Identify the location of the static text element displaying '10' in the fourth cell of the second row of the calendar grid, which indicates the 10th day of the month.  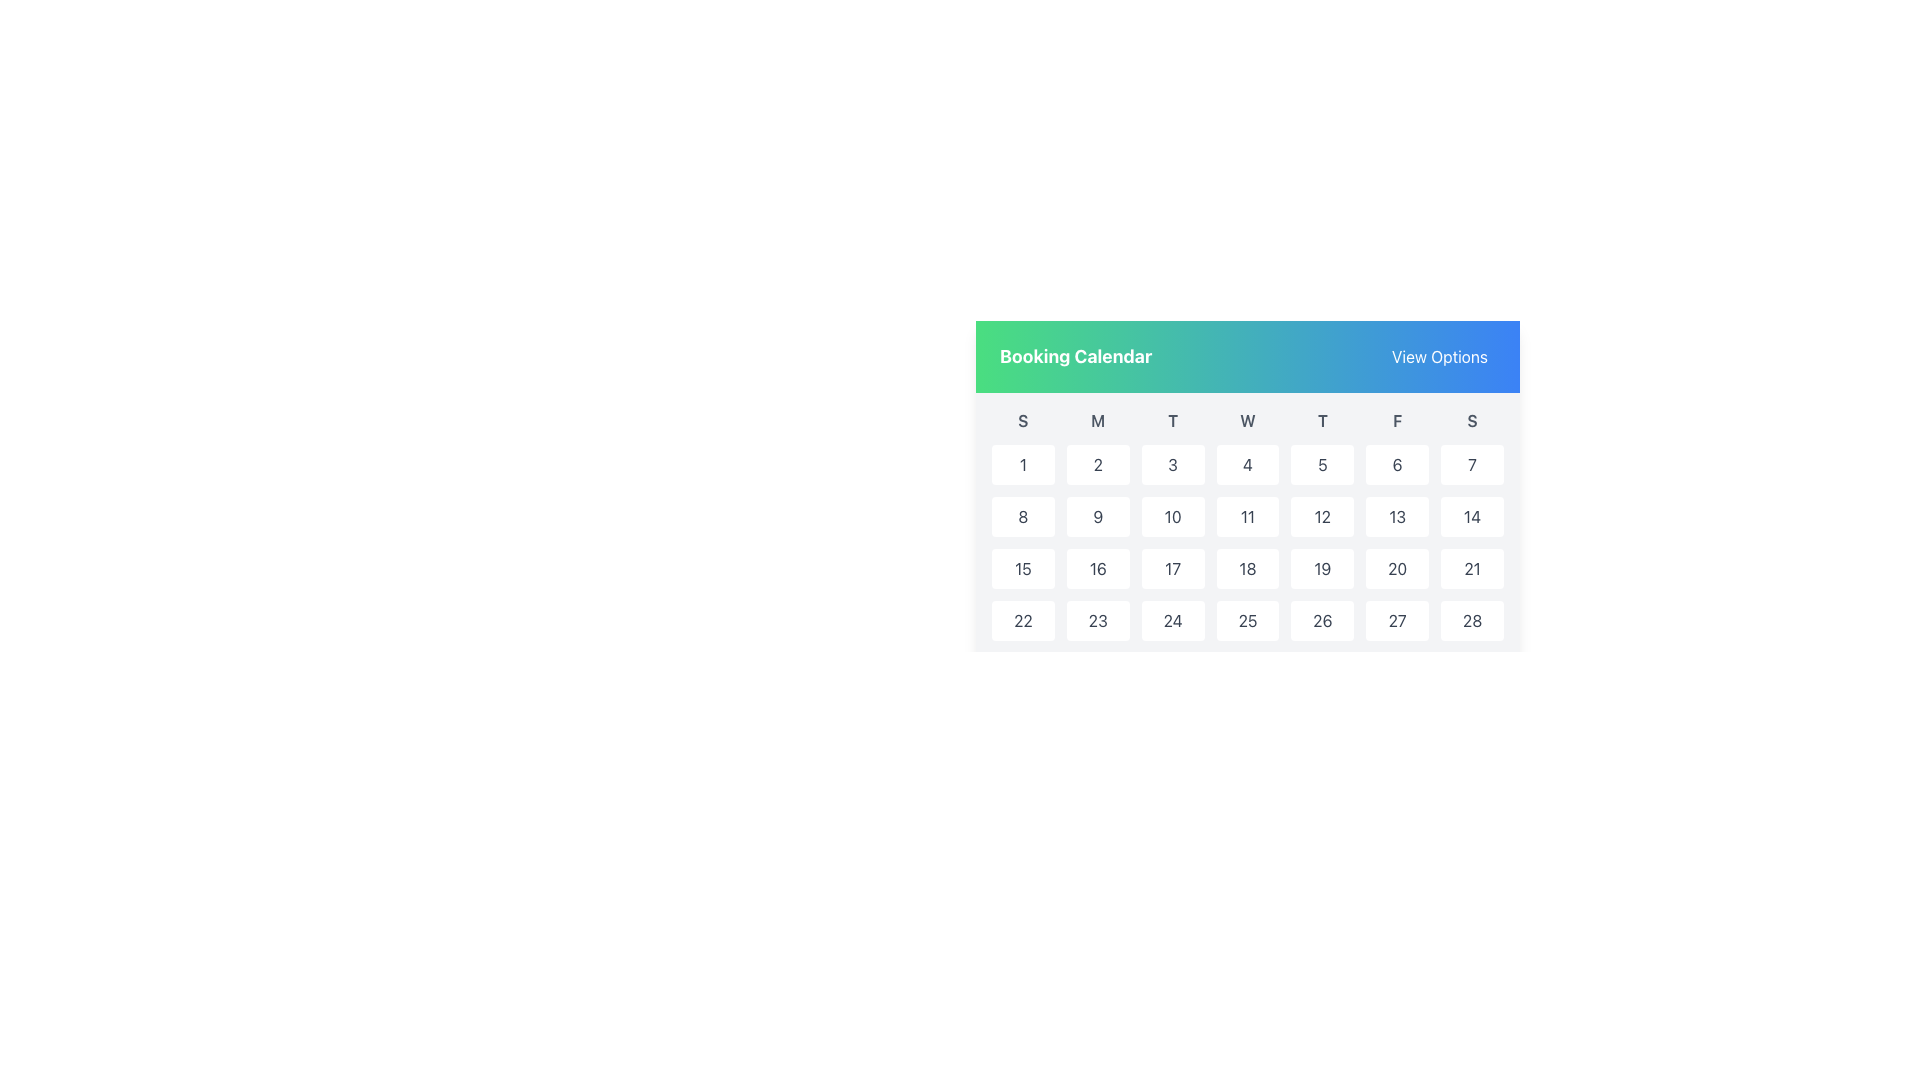
(1173, 515).